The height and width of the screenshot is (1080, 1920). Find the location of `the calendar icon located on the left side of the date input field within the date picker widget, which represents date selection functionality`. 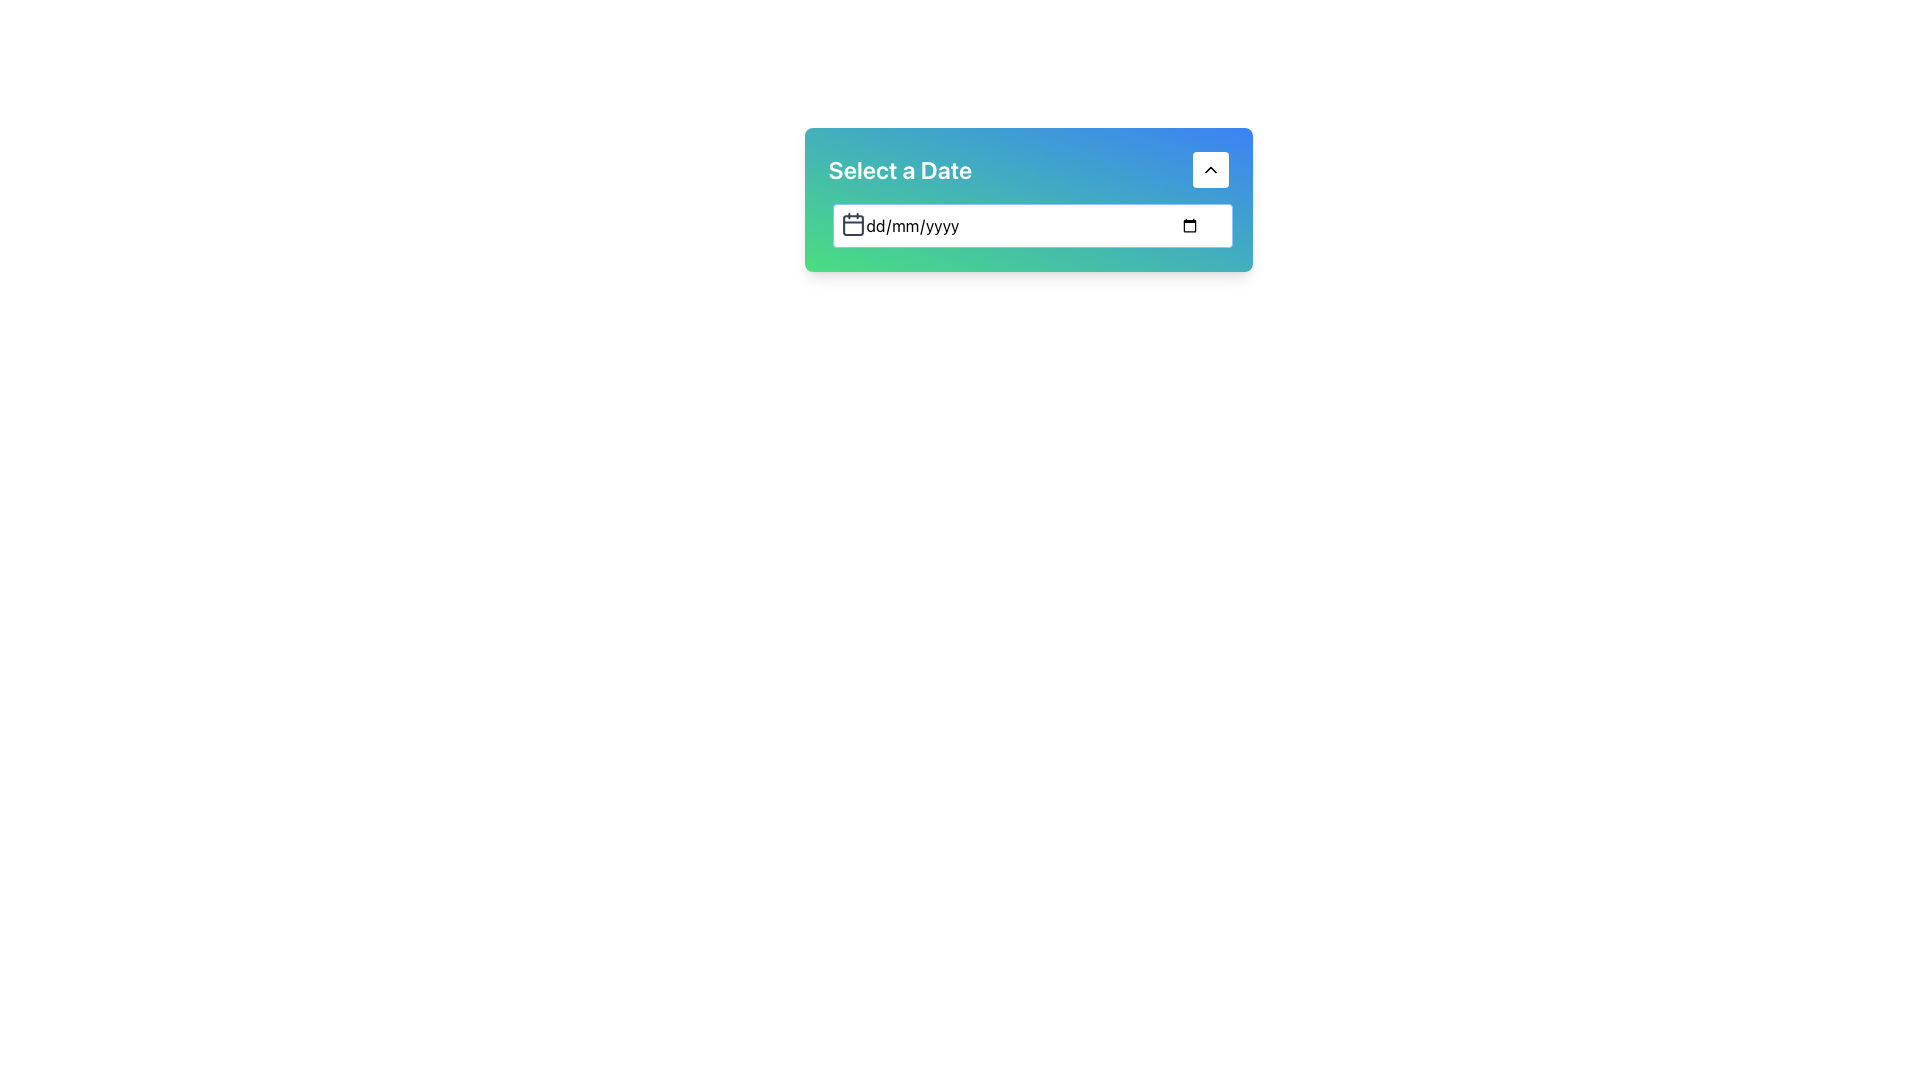

the calendar icon located on the left side of the date input field within the date picker widget, which represents date selection functionality is located at coordinates (853, 224).